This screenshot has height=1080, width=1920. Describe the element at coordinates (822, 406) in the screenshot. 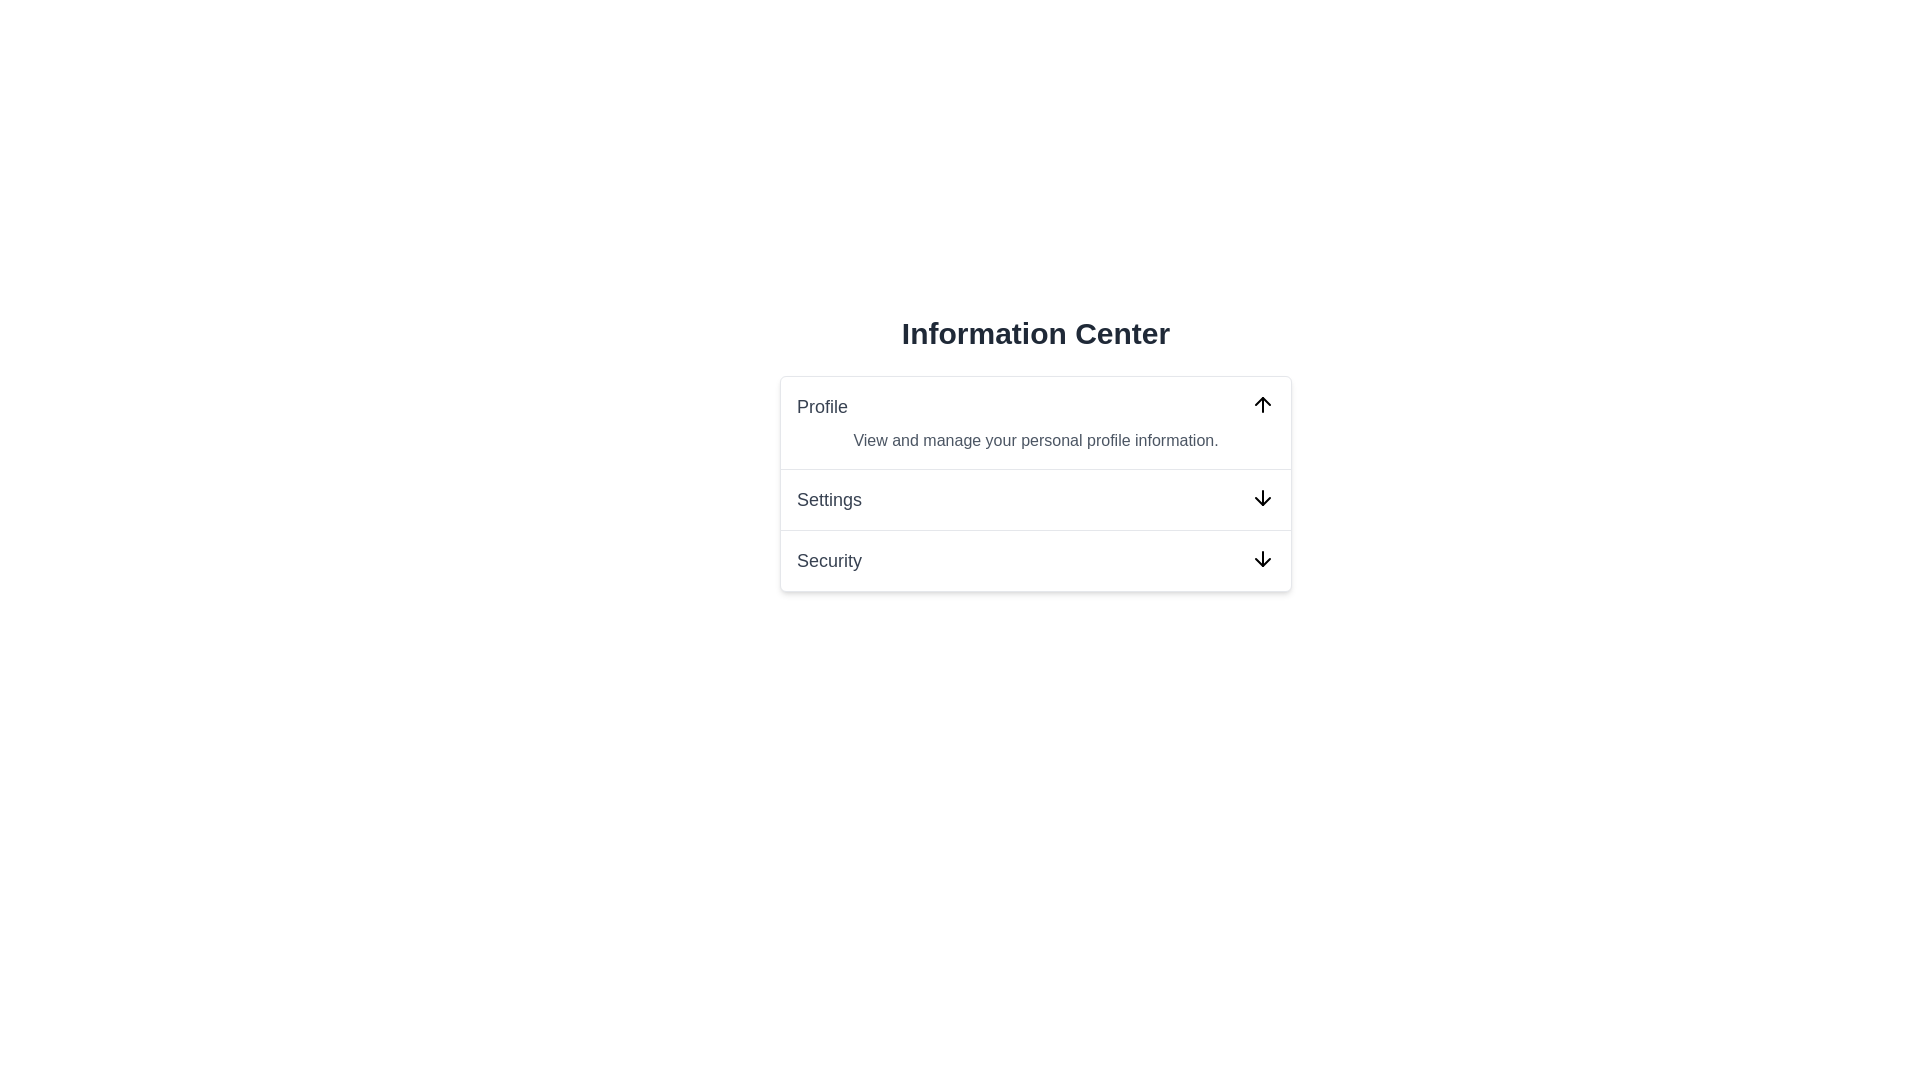

I see `the text label reading 'Profile' which is styled in bold gray (#707070) and located in the top section of the 'Information Center' group` at that location.